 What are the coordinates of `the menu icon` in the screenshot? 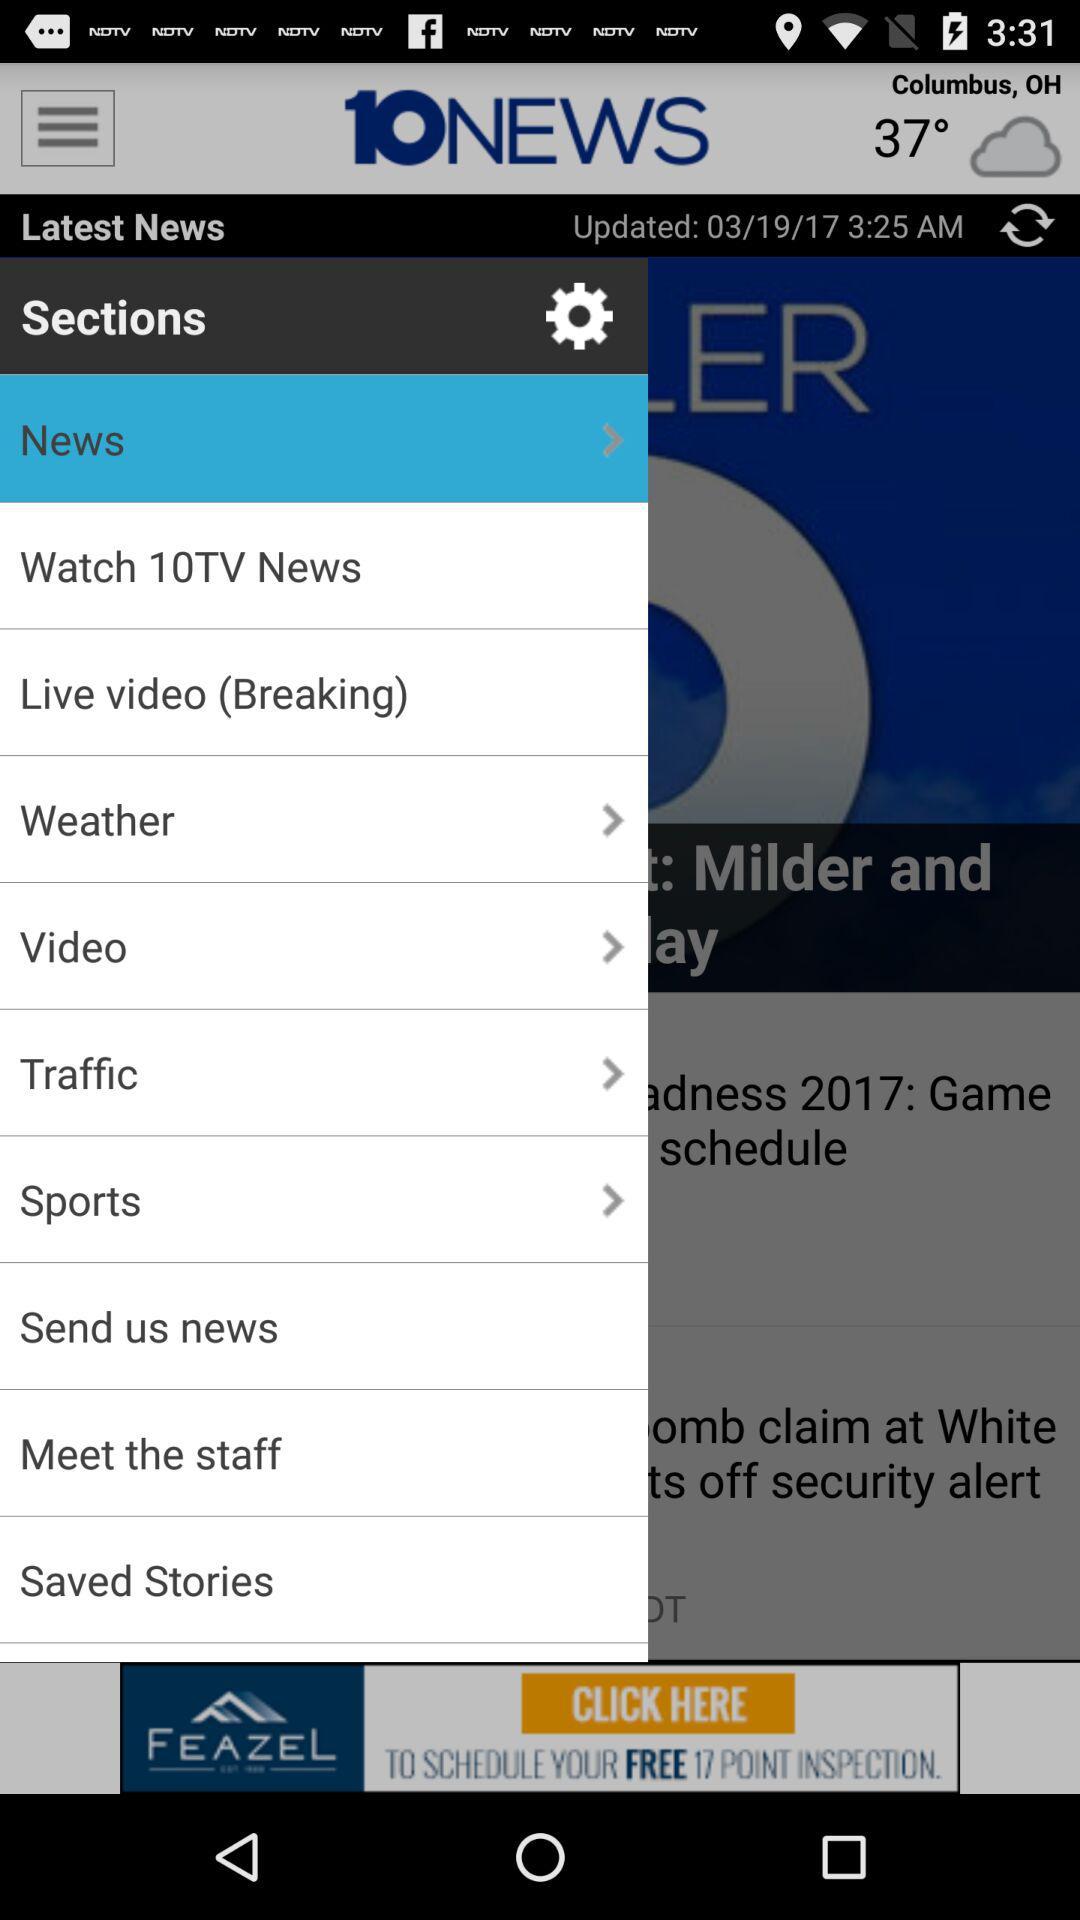 It's located at (66, 136).